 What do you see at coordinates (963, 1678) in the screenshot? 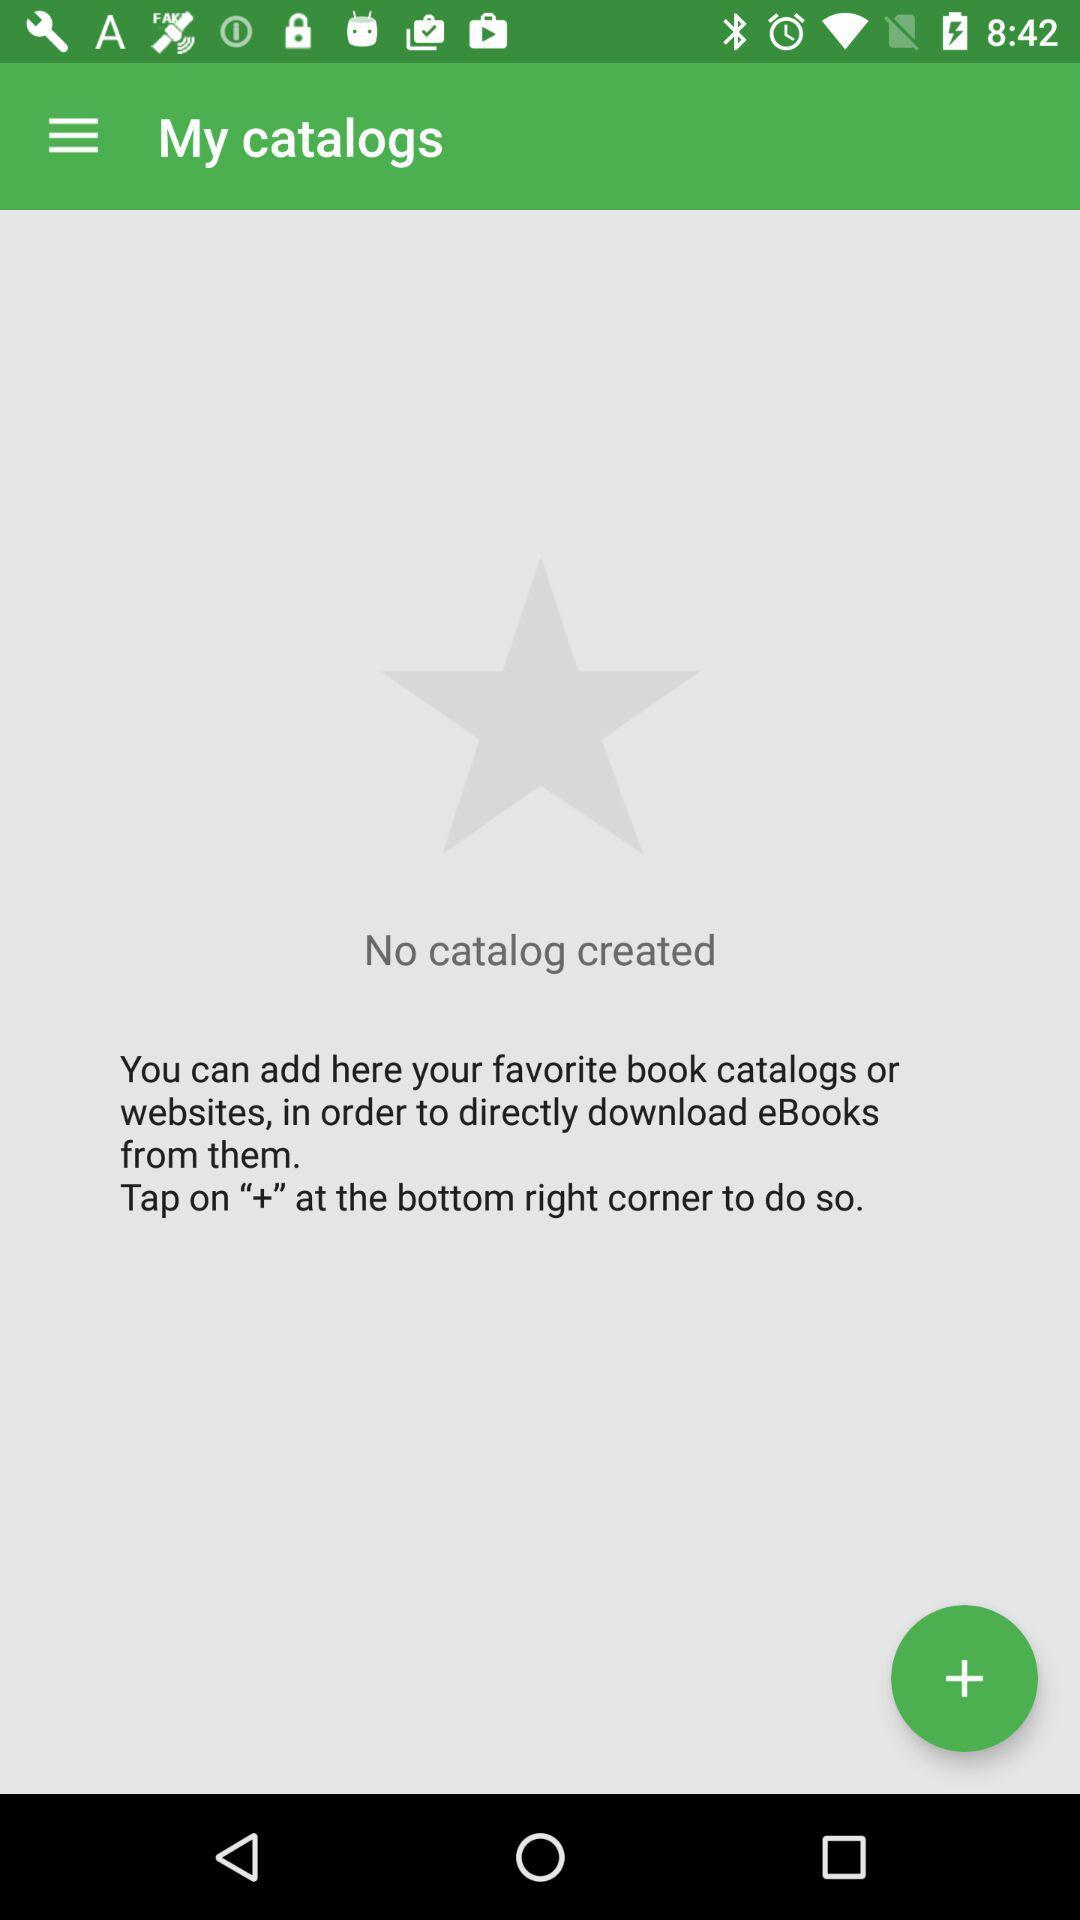
I see `catalogue` at bounding box center [963, 1678].